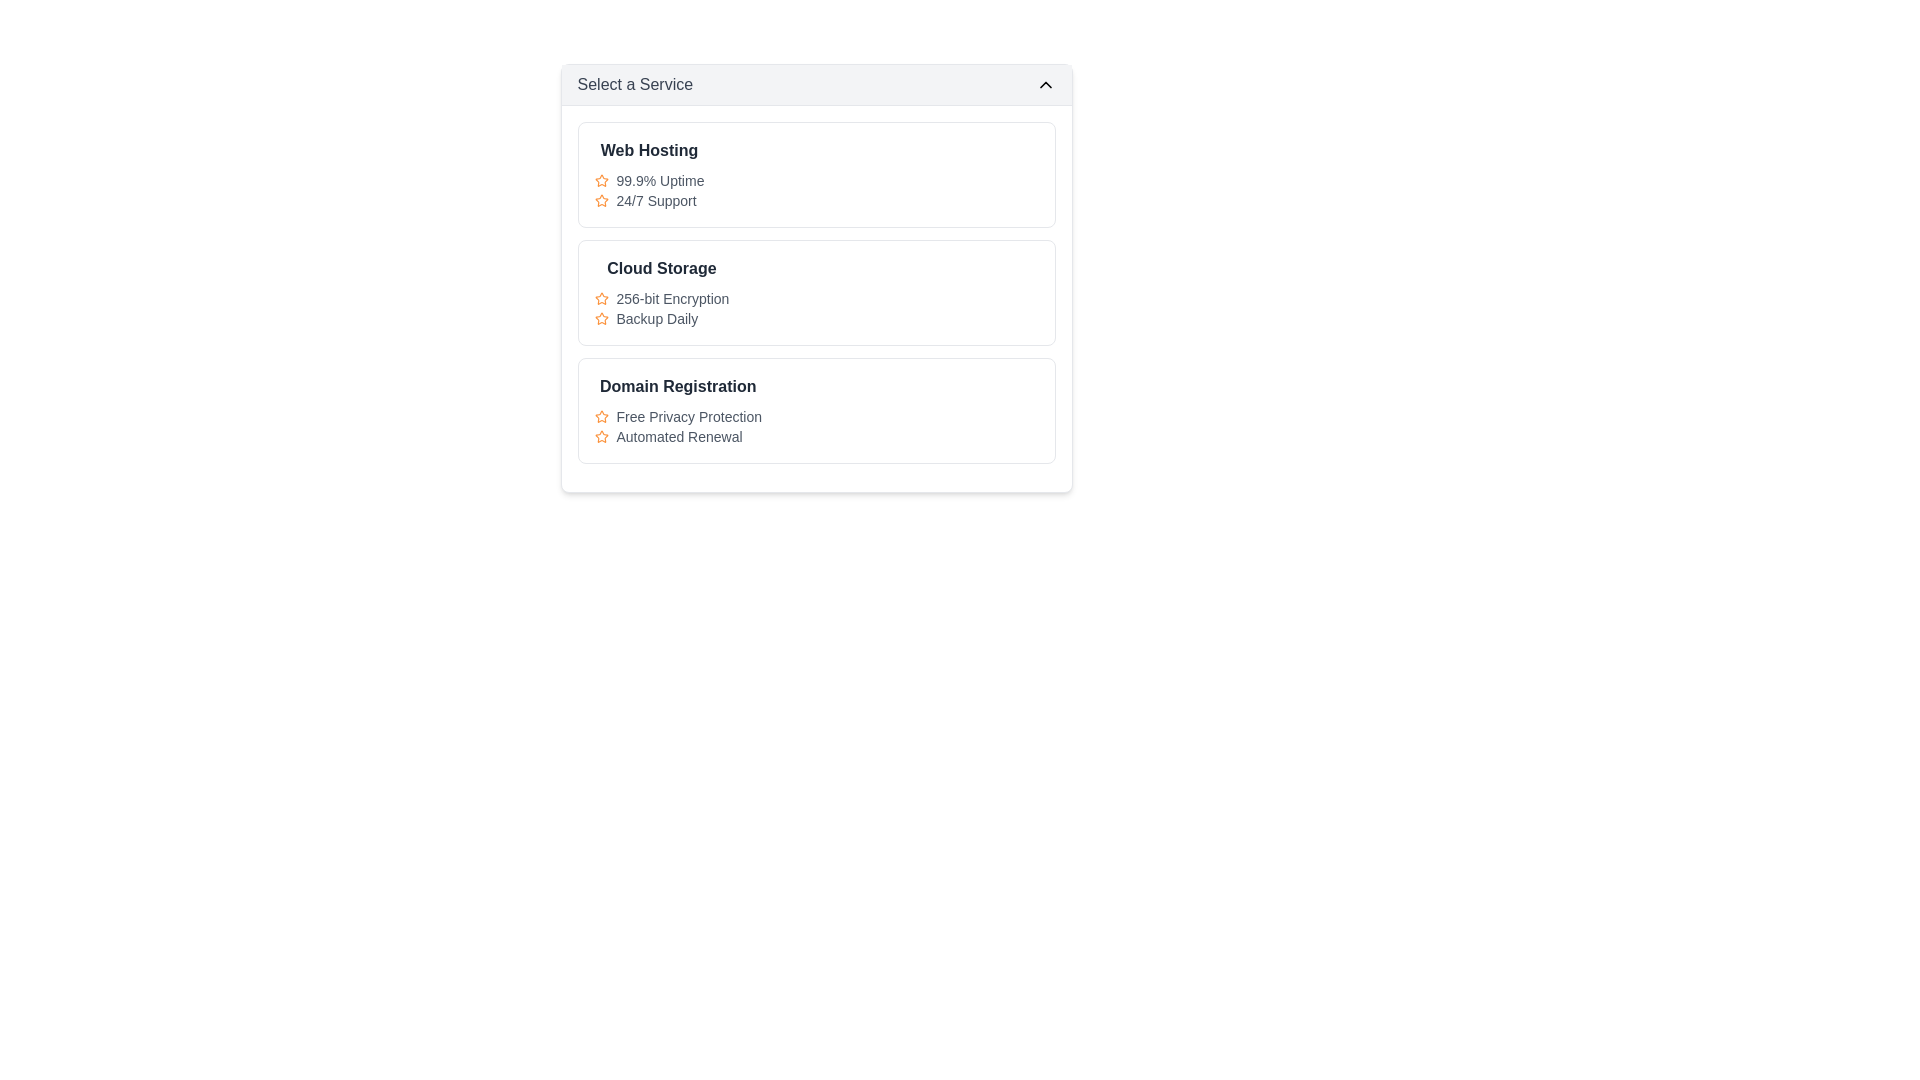  I want to click on the visual indicator icon located to the left of the 'Automated Renewal' text in the 'Domain Registration' section, so click(600, 435).